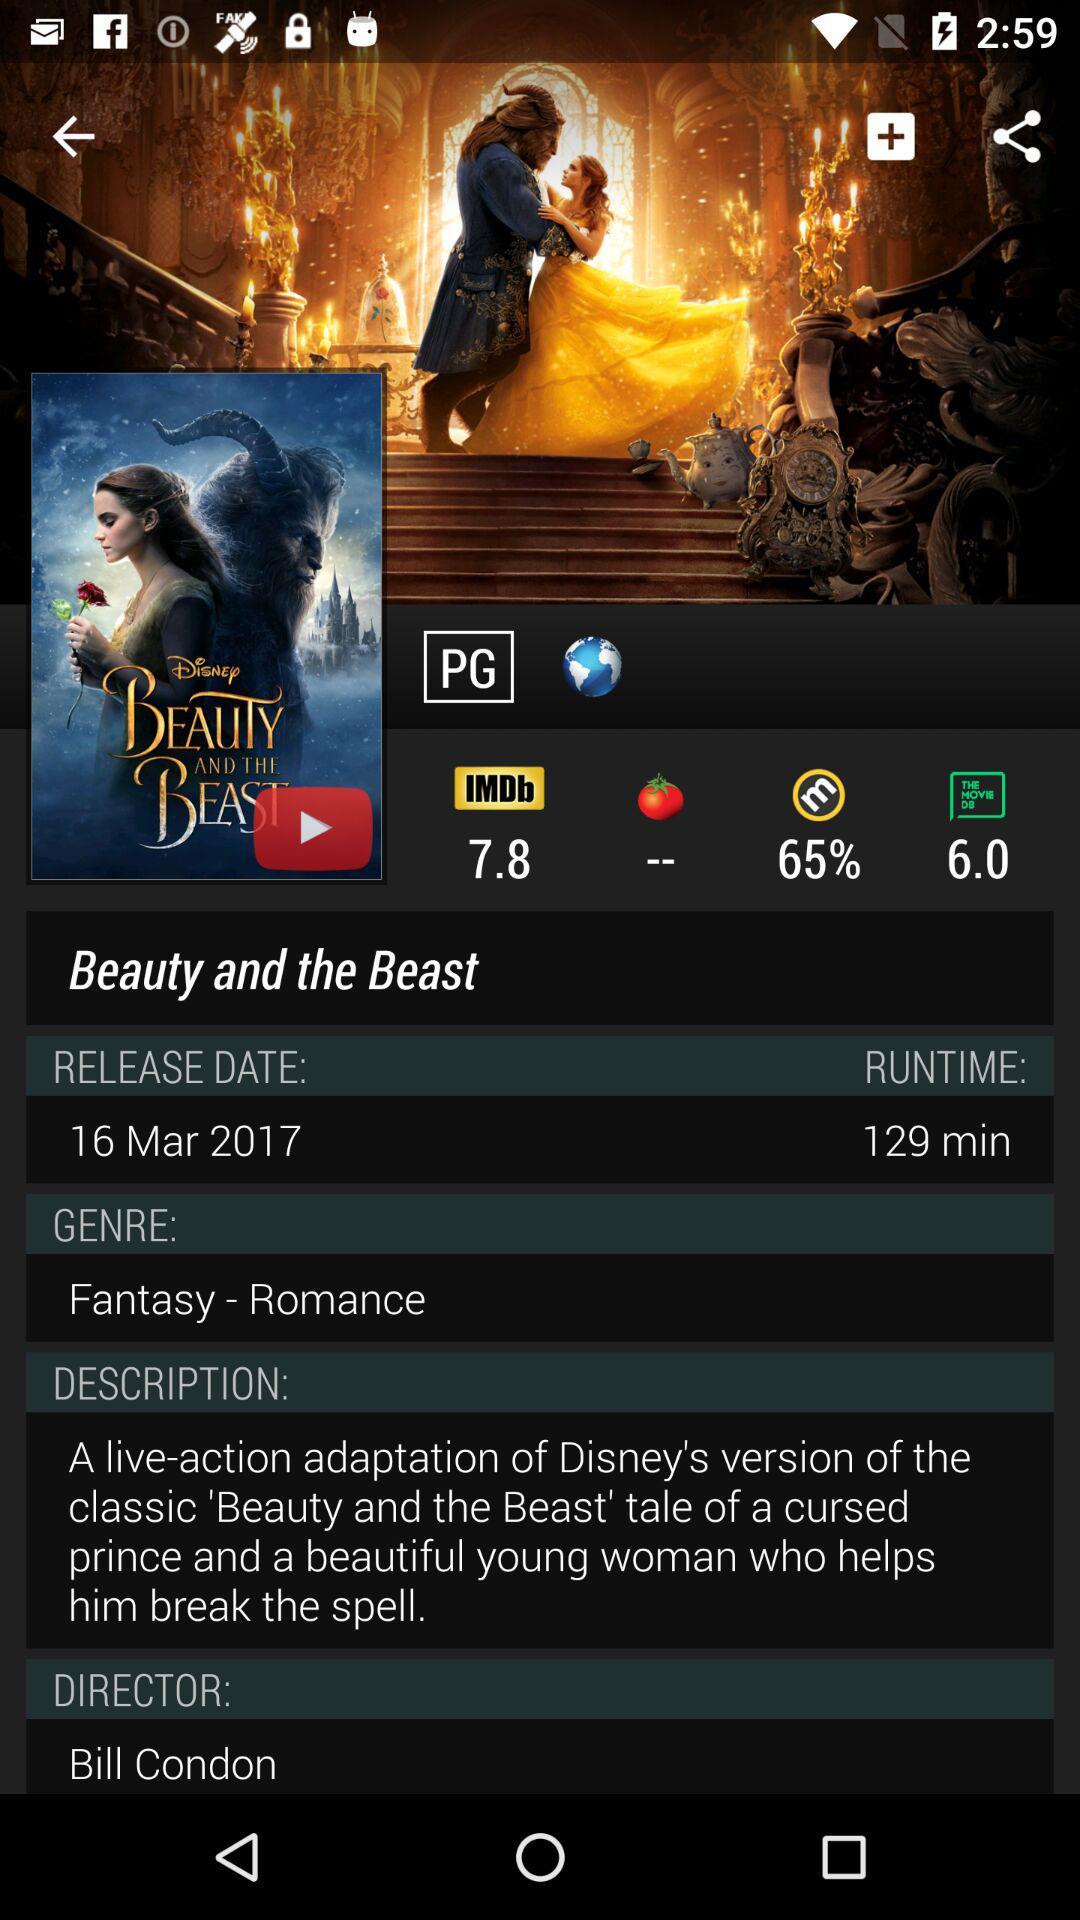 The height and width of the screenshot is (1920, 1080). Describe the element at coordinates (498, 824) in the screenshot. I see `option below pg` at that location.